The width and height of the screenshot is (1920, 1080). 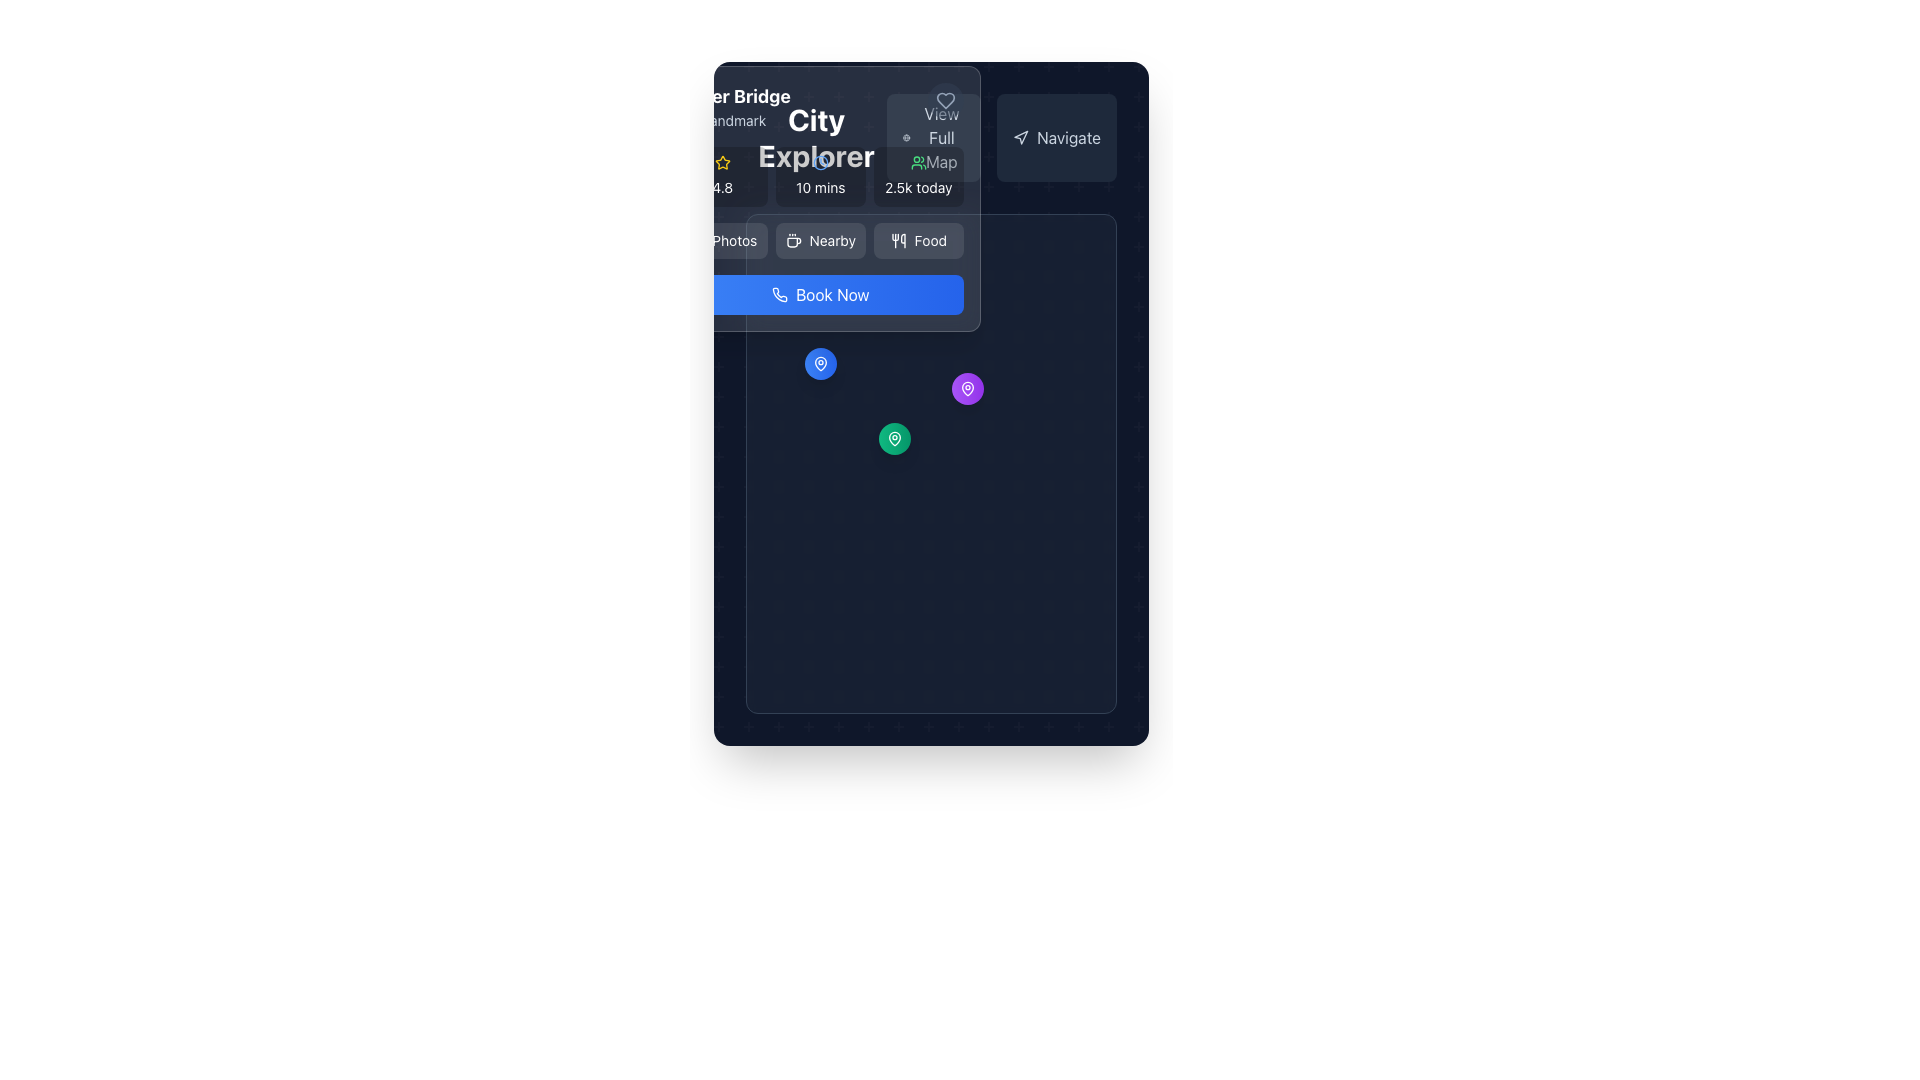 What do you see at coordinates (820, 176) in the screenshot?
I see `the informative label displaying '10 mins' which is styled within a rounded card-like UI component, located in the middle of three horizontally aligned cards, specifically the second card from the left` at bounding box center [820, 176].